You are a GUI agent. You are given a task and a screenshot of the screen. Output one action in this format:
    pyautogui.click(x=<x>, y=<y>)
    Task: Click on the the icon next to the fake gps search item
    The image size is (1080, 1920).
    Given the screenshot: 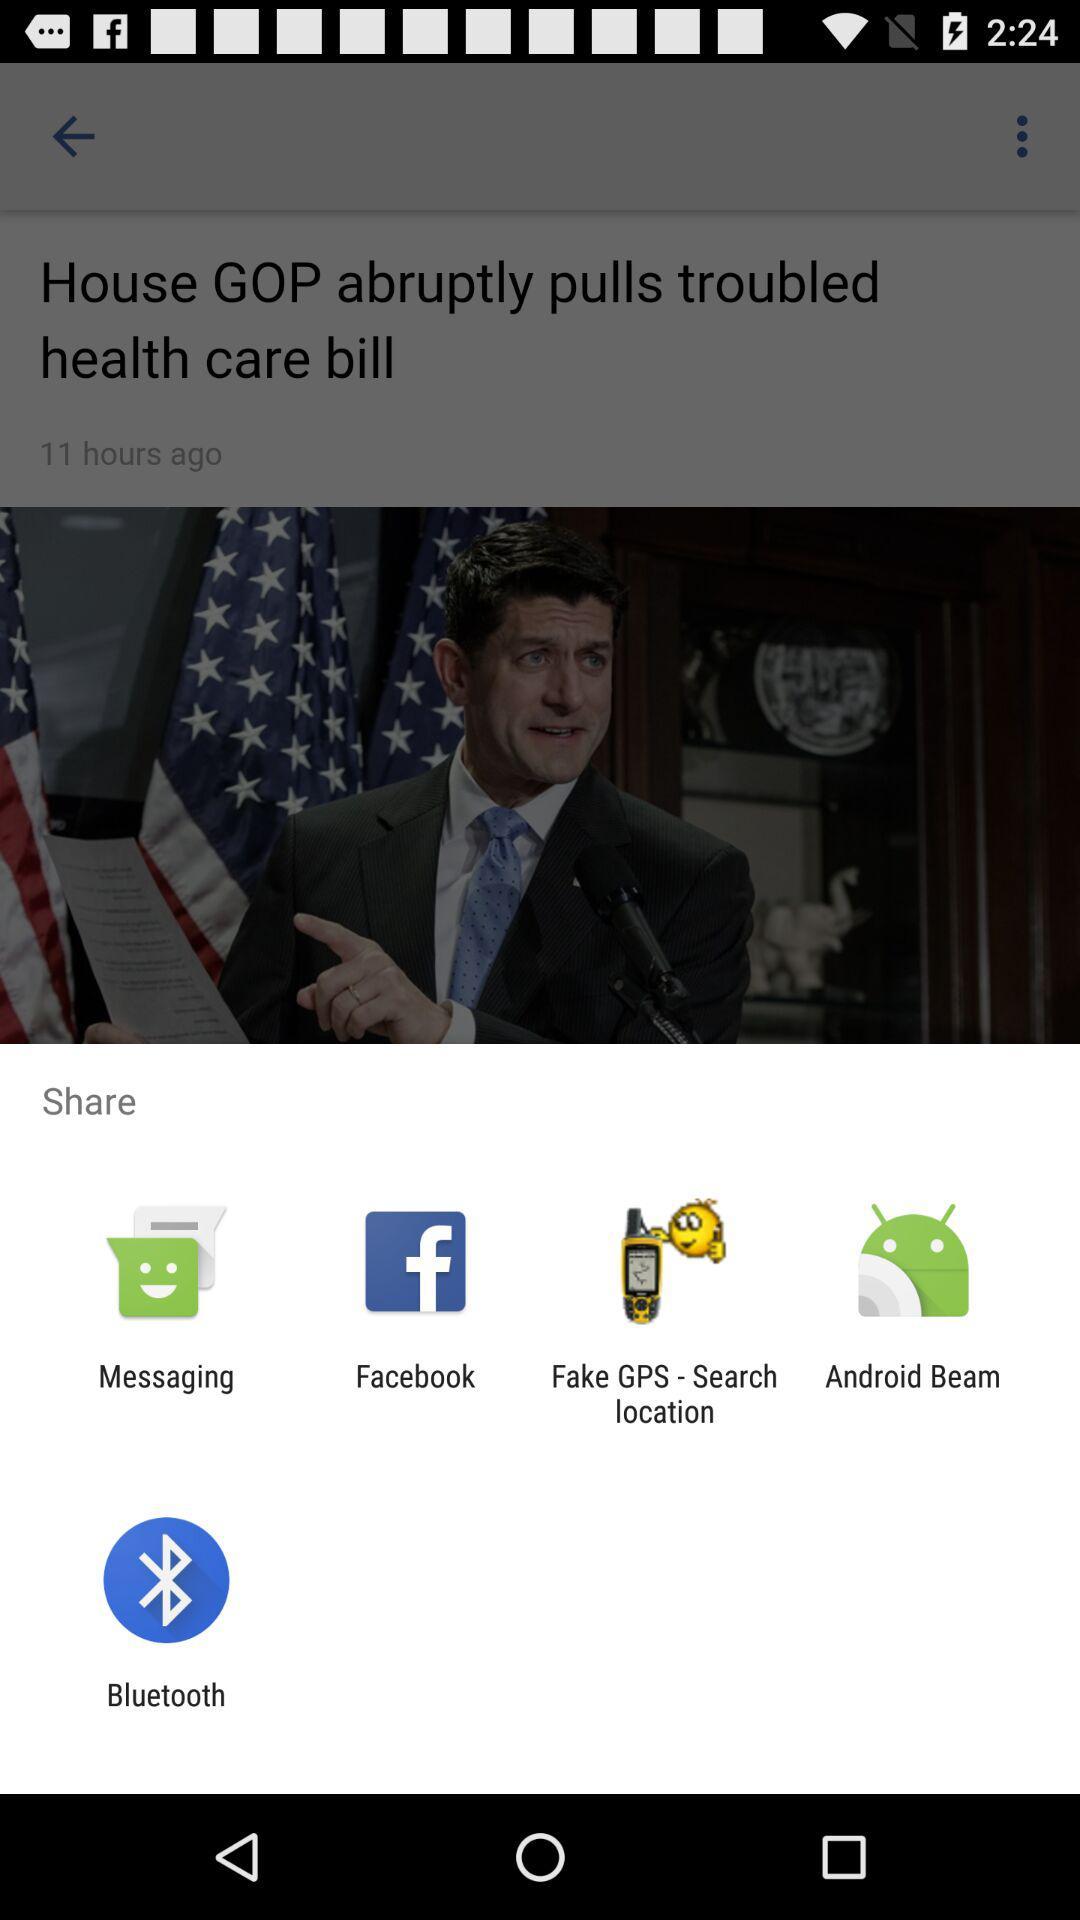 What is the action you would take?
    pyautogui.click(x=414, y=1392)
    